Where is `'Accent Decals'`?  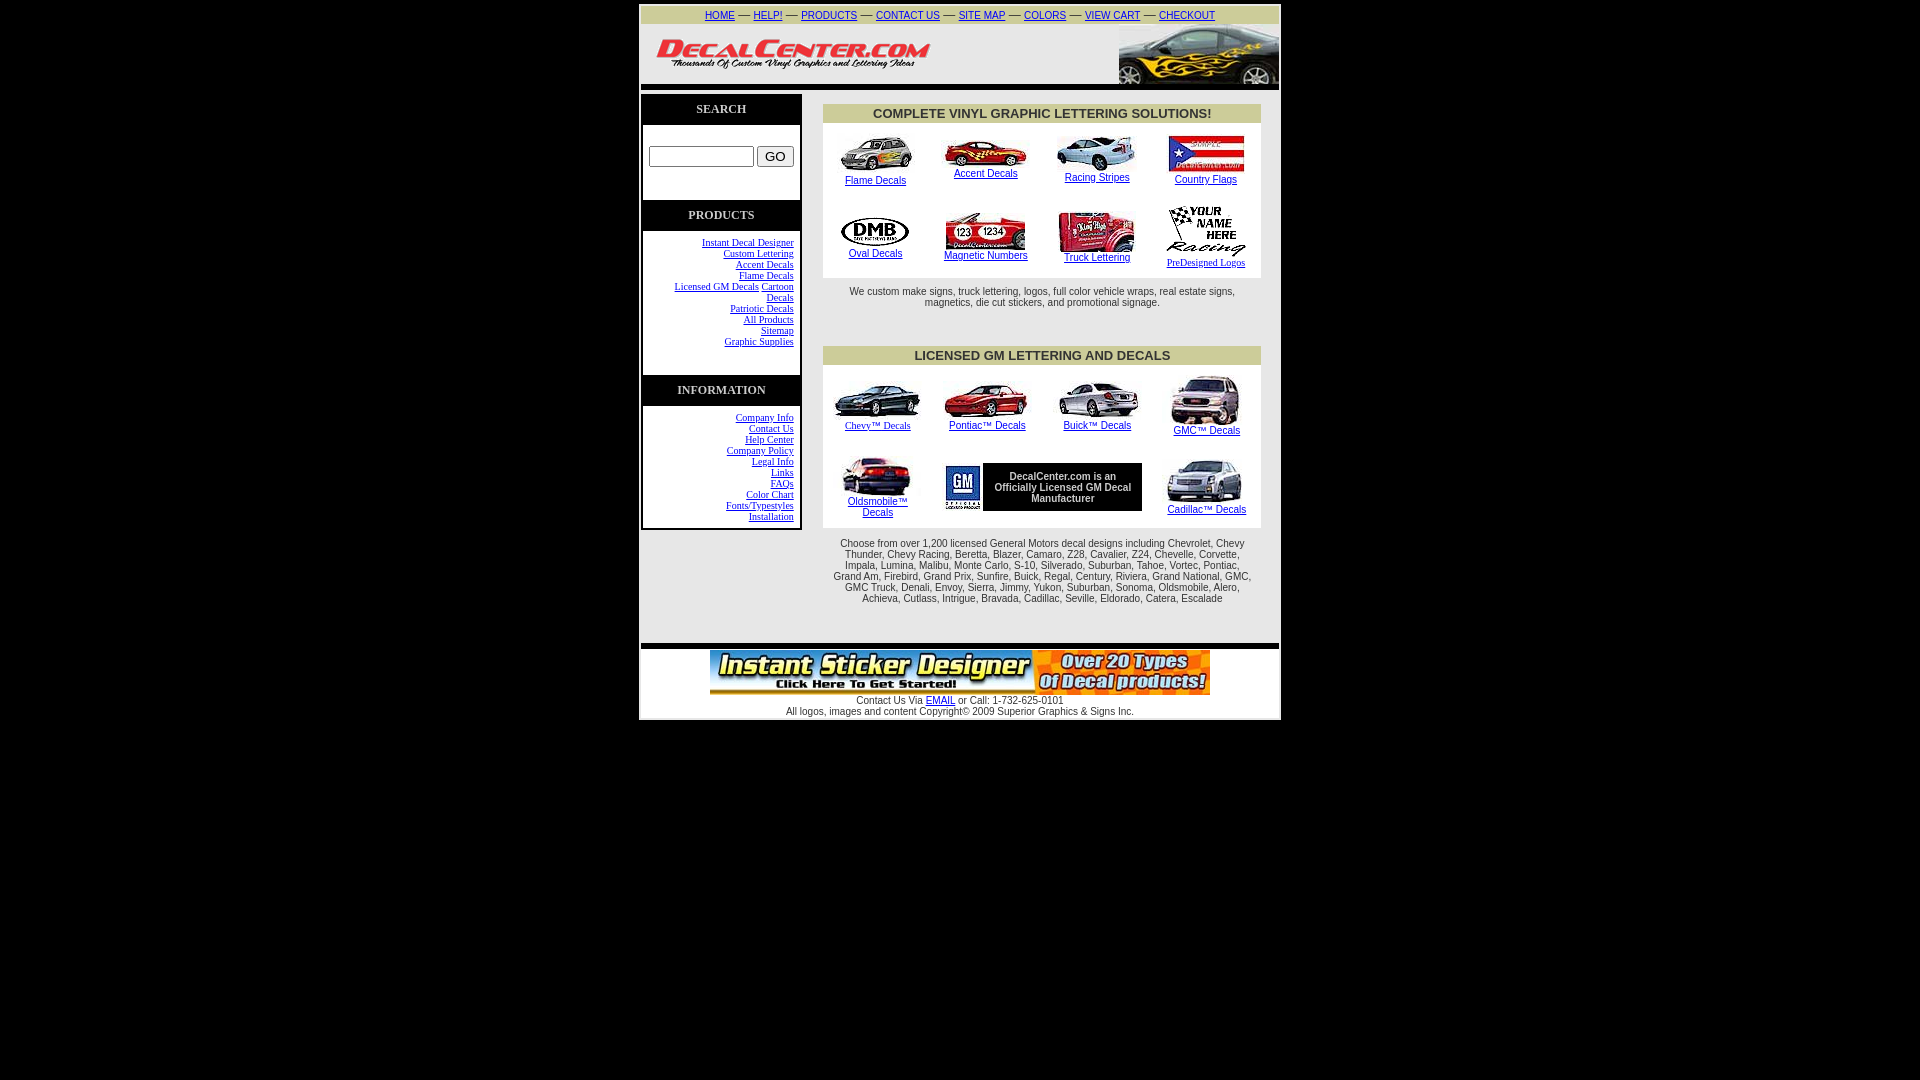 'Accent Decals' is located at coordinates (953, 172).